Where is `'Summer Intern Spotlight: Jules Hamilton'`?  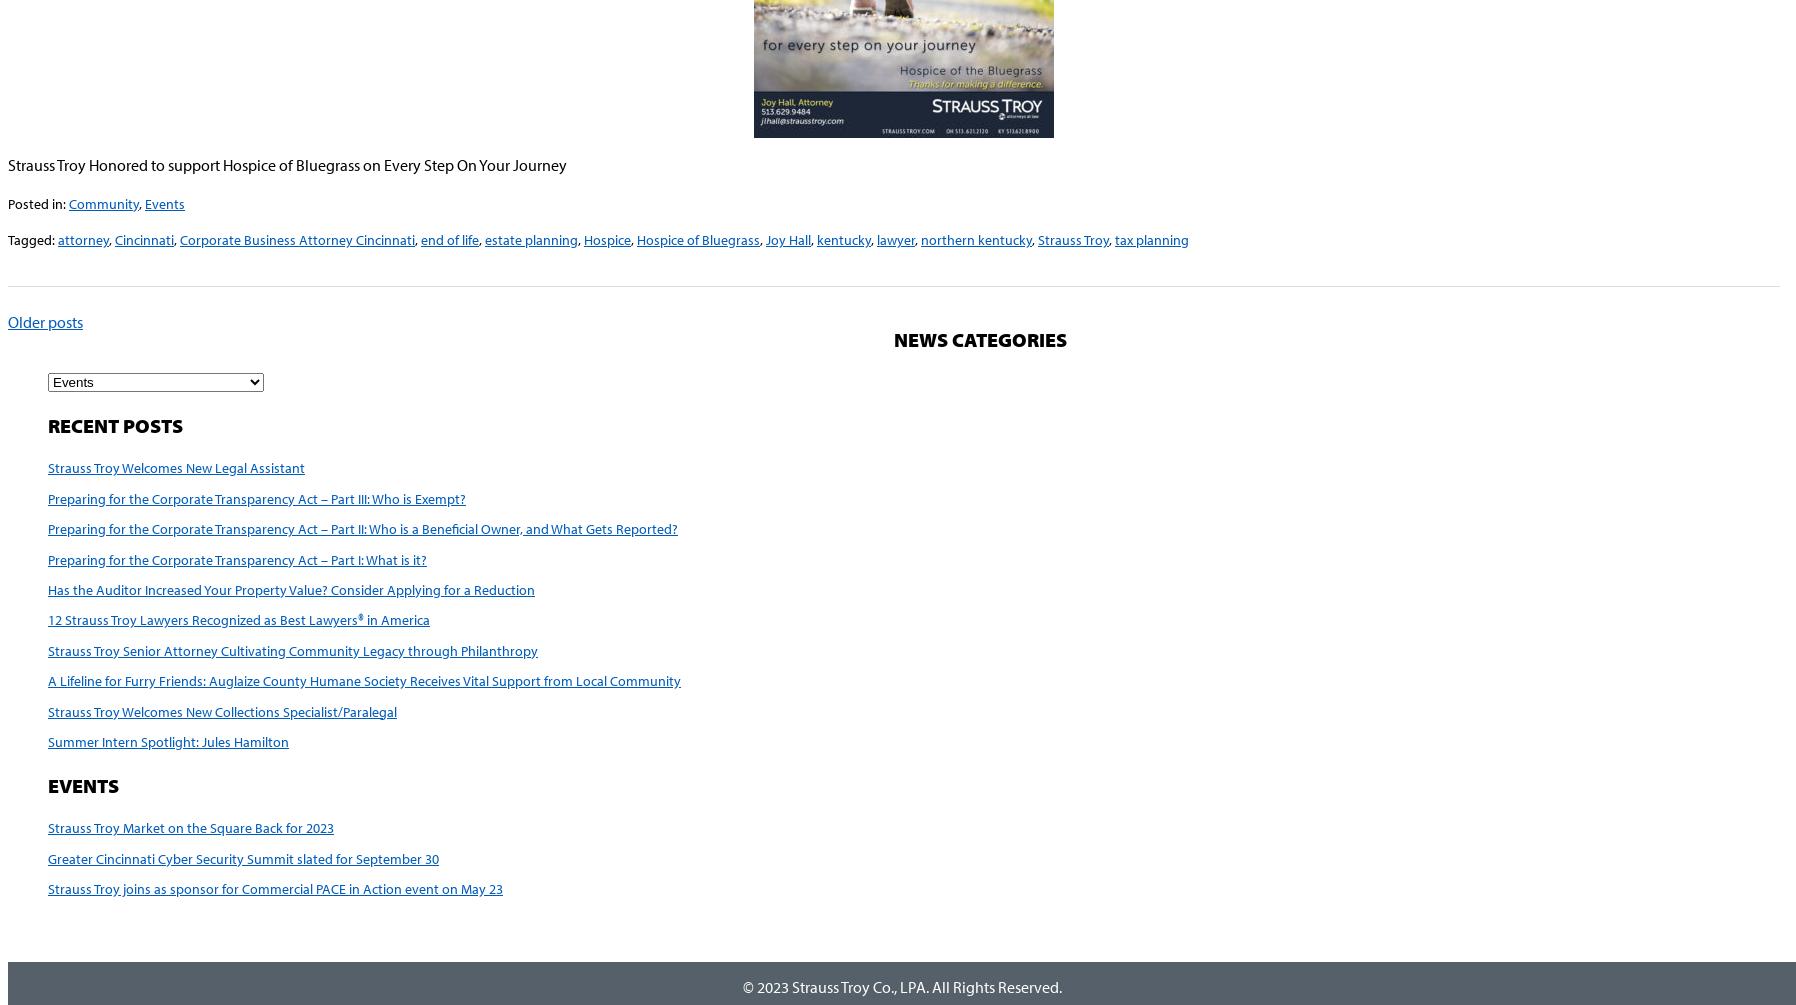
'Summer Intern Spotlight: Jules Hamilton' is located at coordinates (167, 740).